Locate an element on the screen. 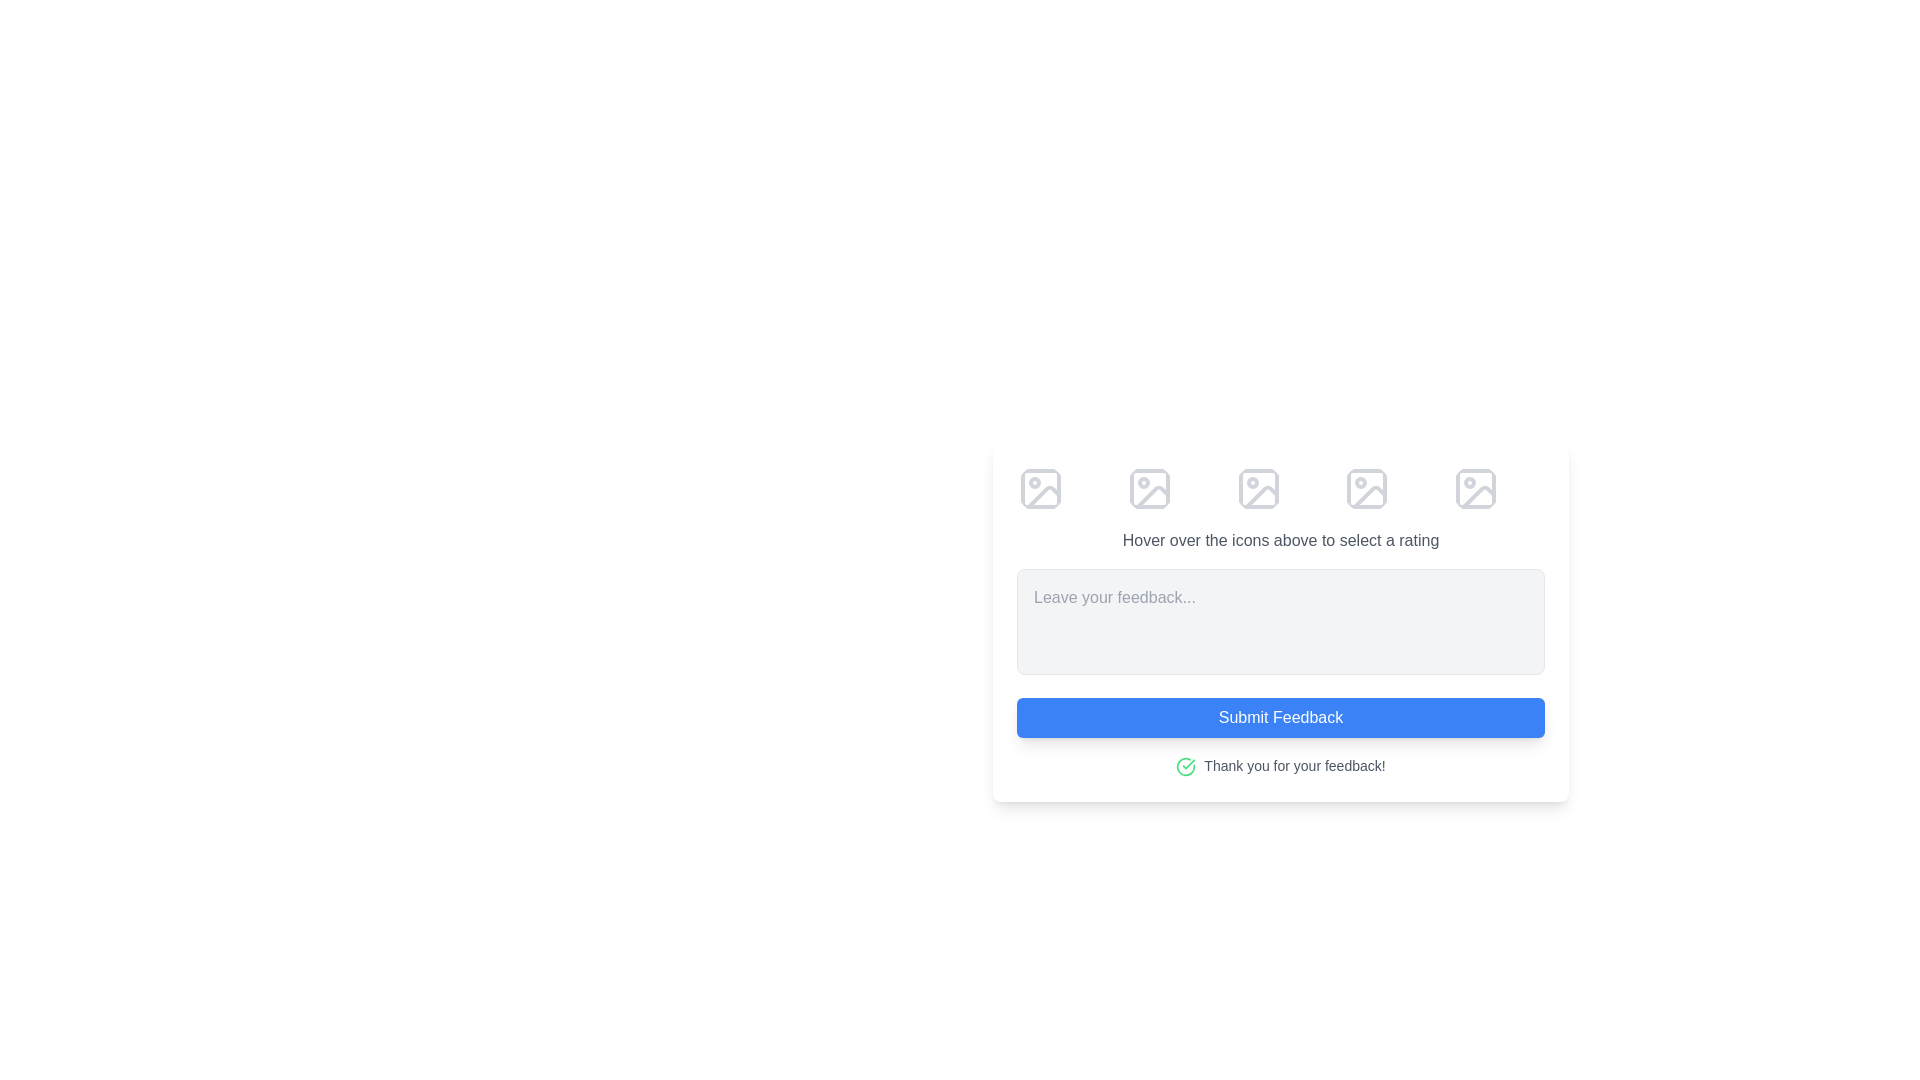 Image resolution: width=1920 pixels, height=1080 pixels. the static text label that reads 'Thank you for your feedback!' located below the 'Submit Feedback' button is located at coordinates (1295, 765).